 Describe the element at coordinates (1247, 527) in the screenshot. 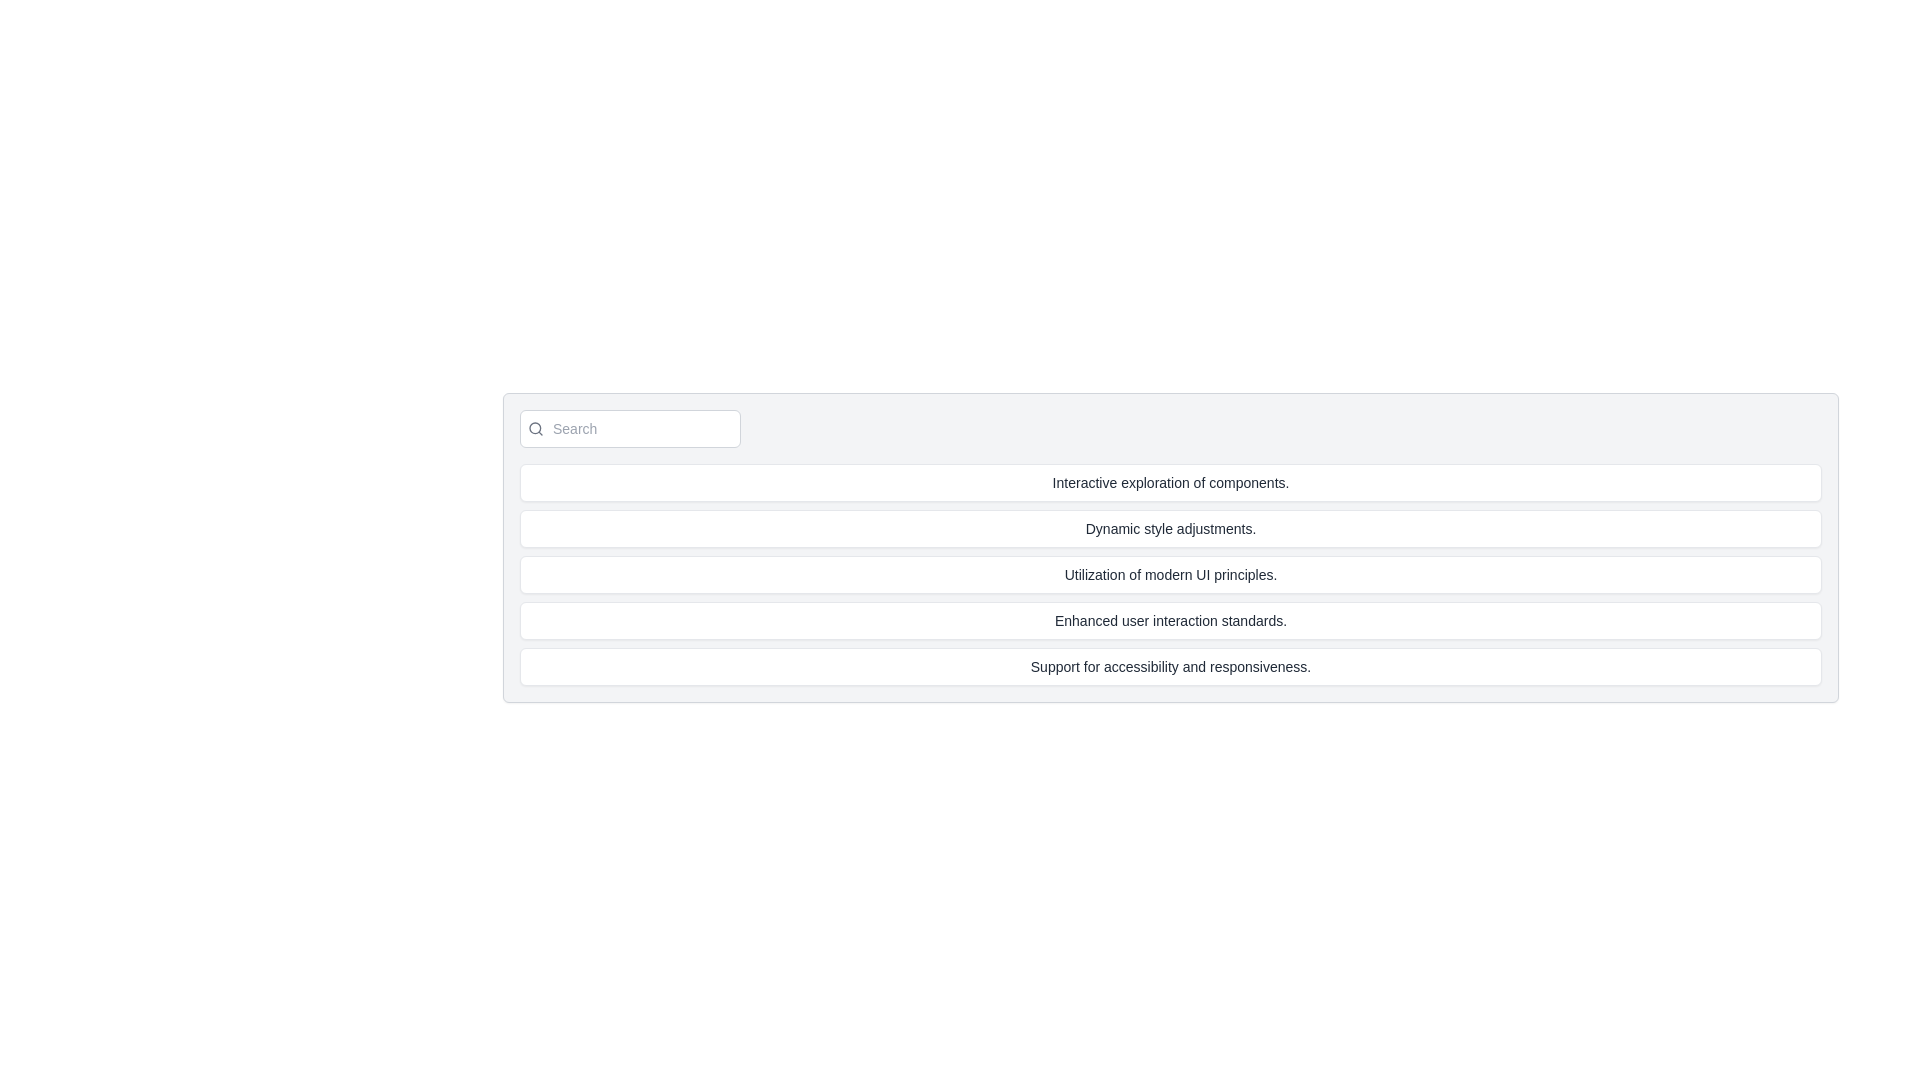

I see `the last character of the text 'Dynamic style adjustments.' which is located in the second row of the middle section of a vertically stacked text list` at that location.